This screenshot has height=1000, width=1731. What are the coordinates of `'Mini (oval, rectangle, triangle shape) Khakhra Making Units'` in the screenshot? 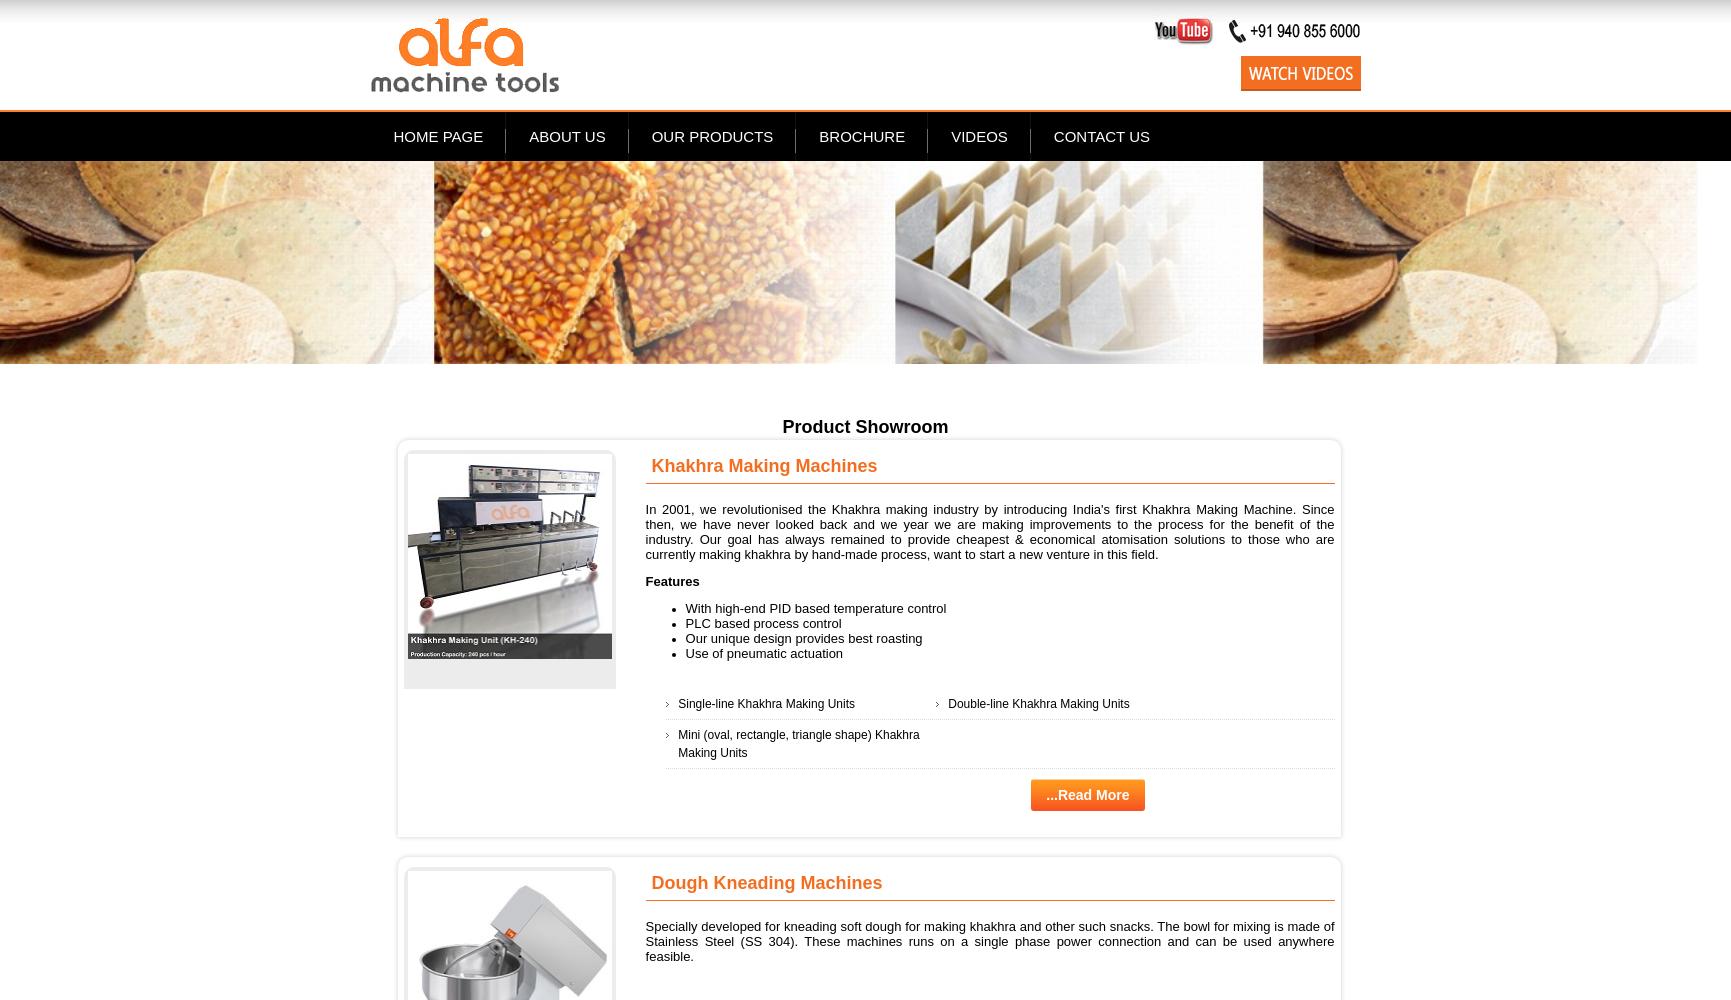 It's located at (798, 742).